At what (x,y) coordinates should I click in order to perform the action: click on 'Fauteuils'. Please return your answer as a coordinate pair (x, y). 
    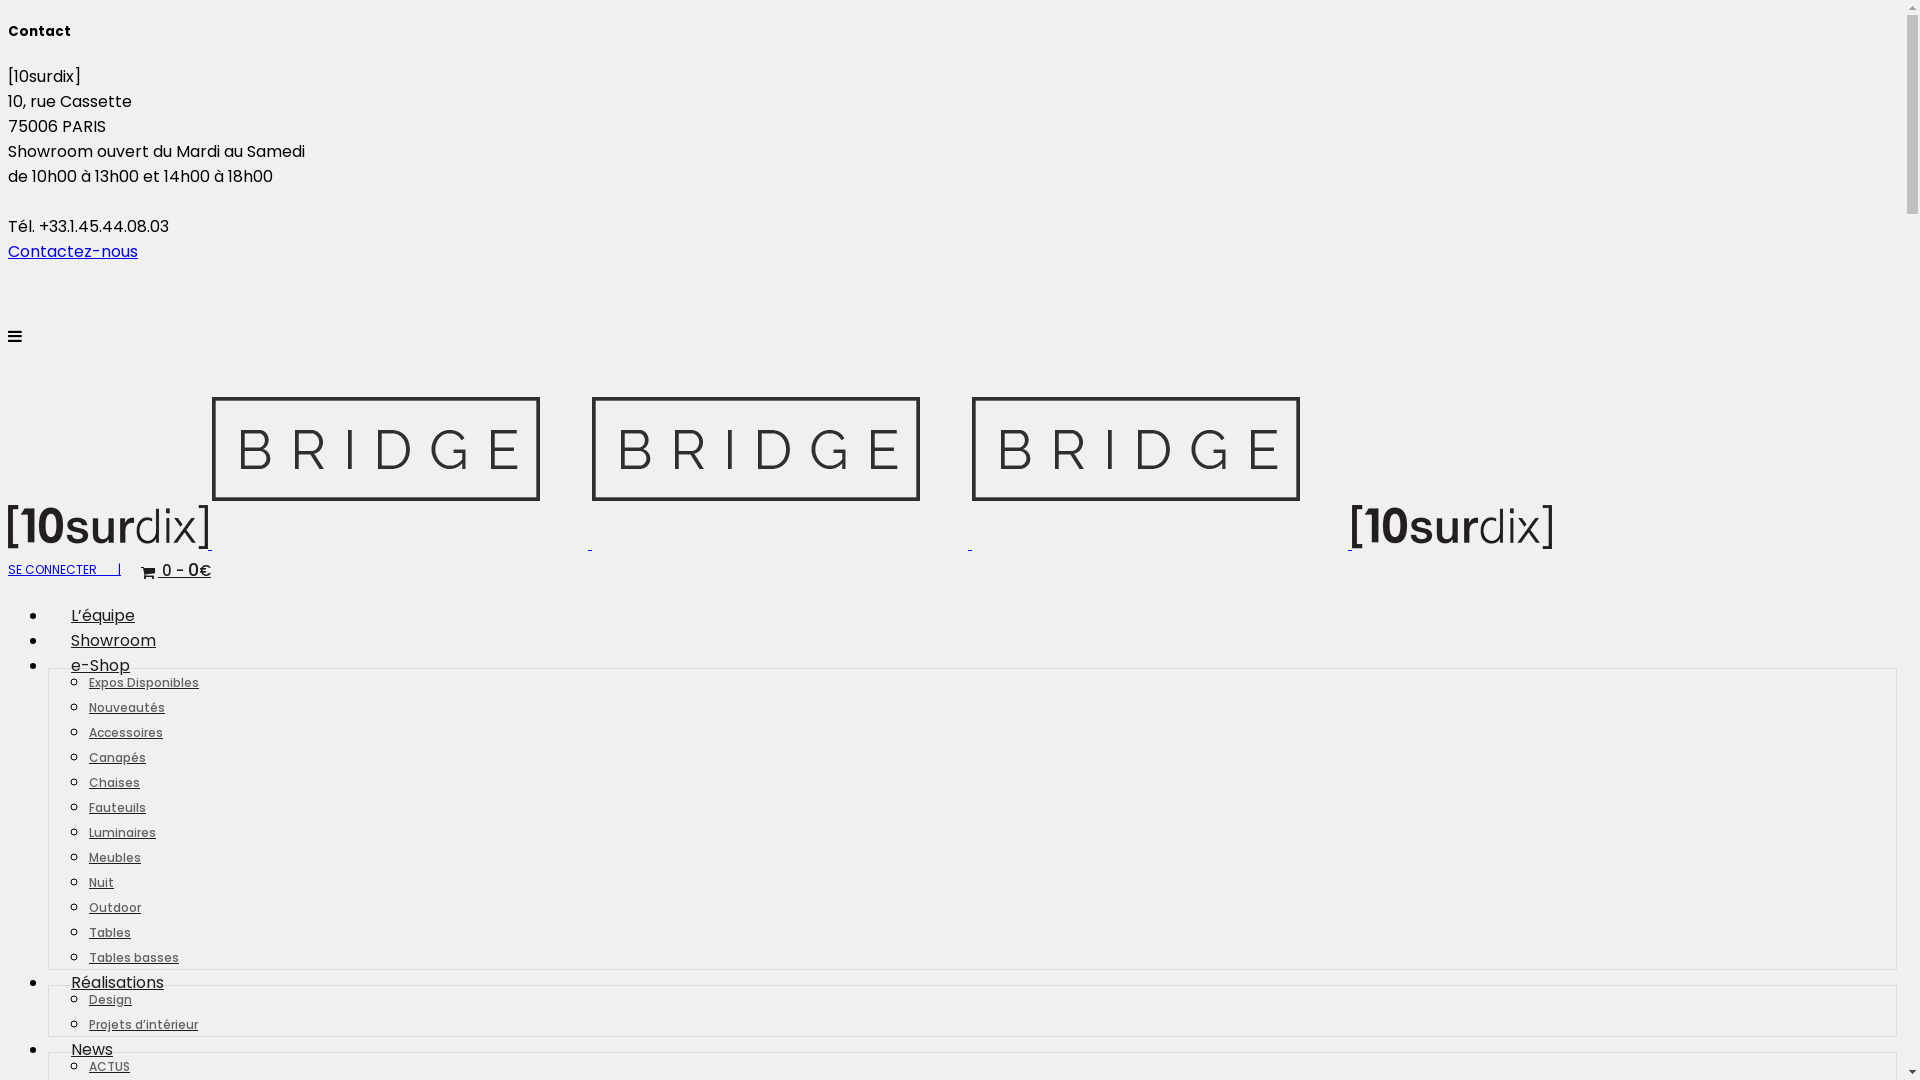
    Looking at the image, I should click on (116, 805).